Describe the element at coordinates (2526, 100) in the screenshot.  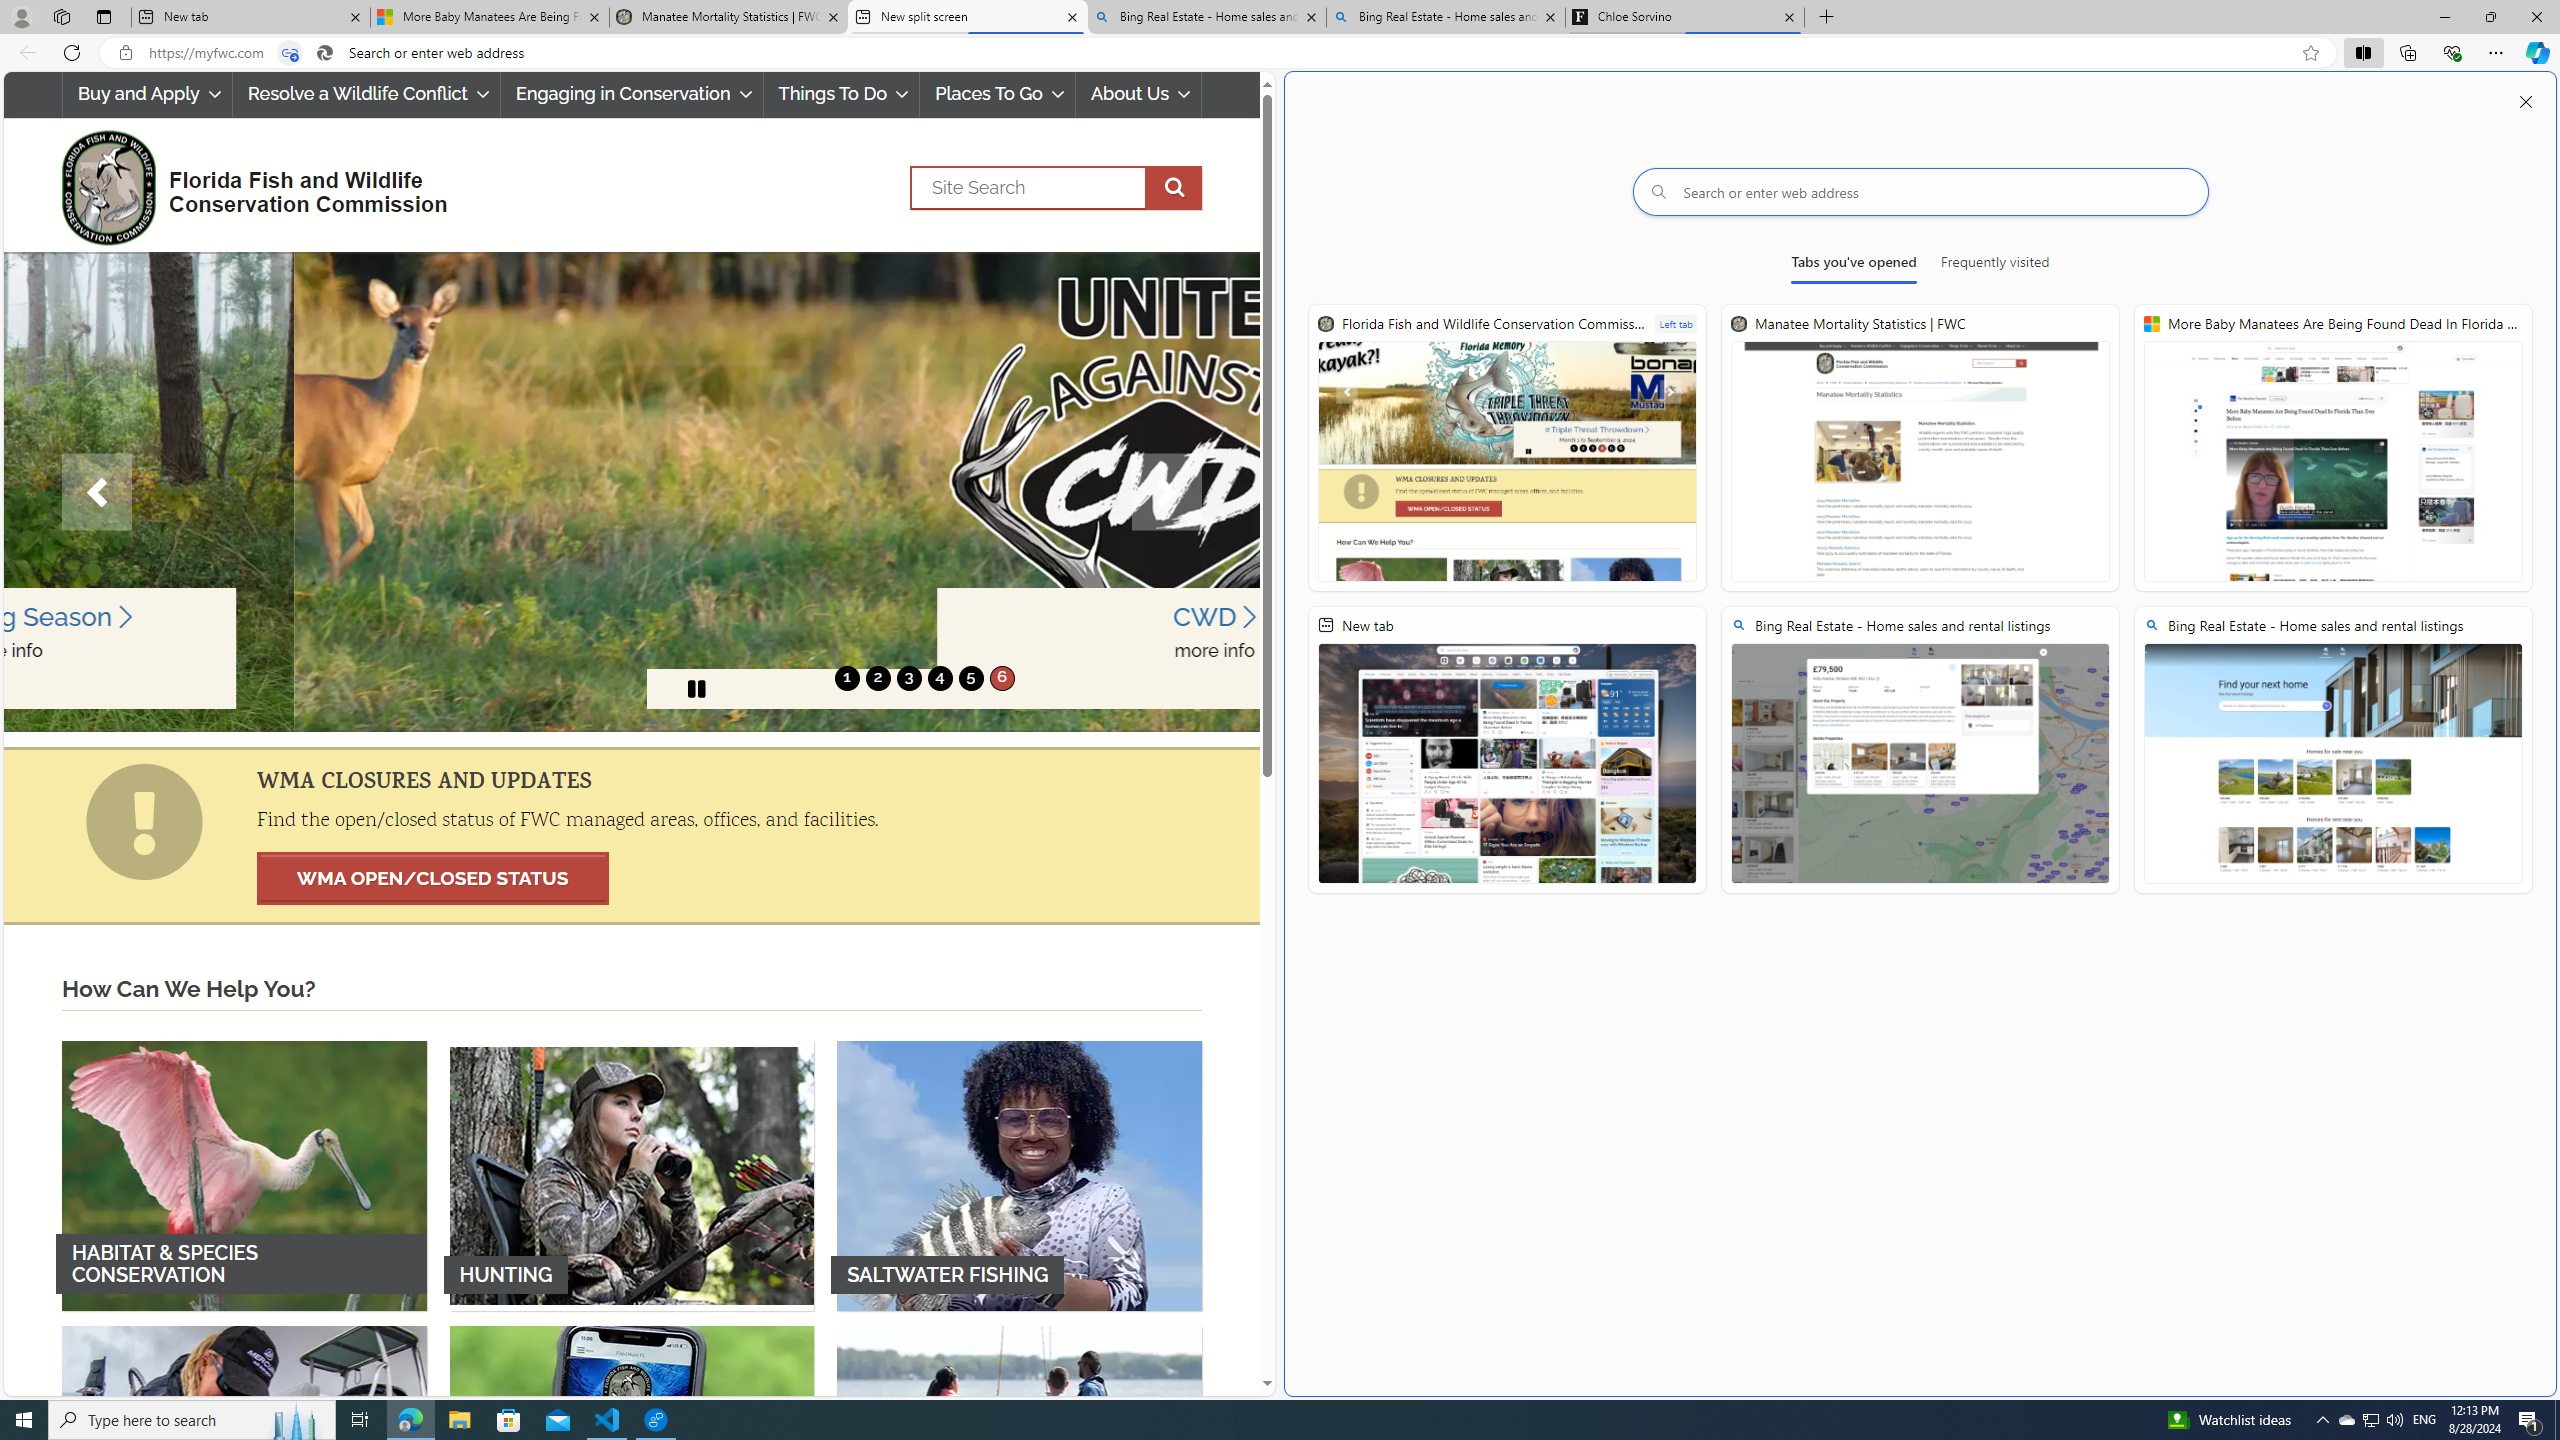
I see `'Close split screen'` at that location.